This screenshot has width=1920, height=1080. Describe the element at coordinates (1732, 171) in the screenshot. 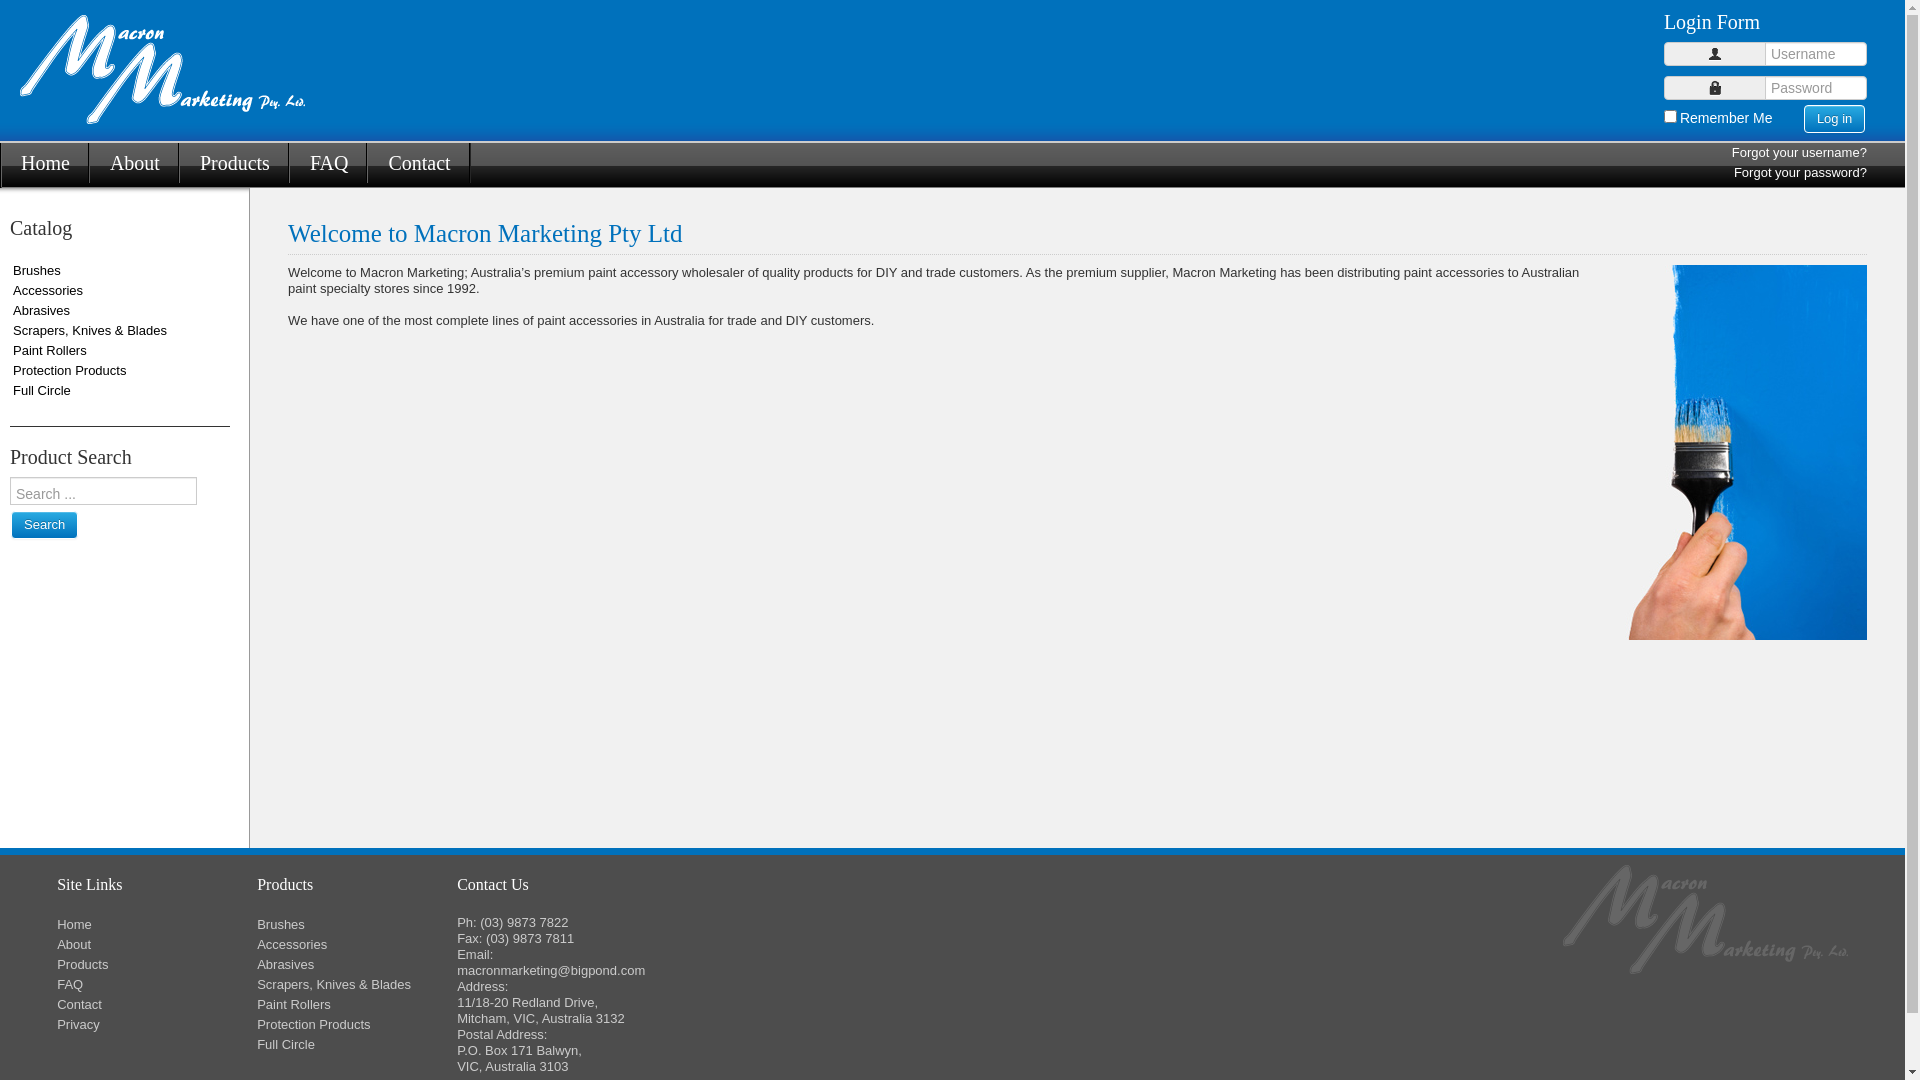

I see `'Forgot your password?'` at that location.